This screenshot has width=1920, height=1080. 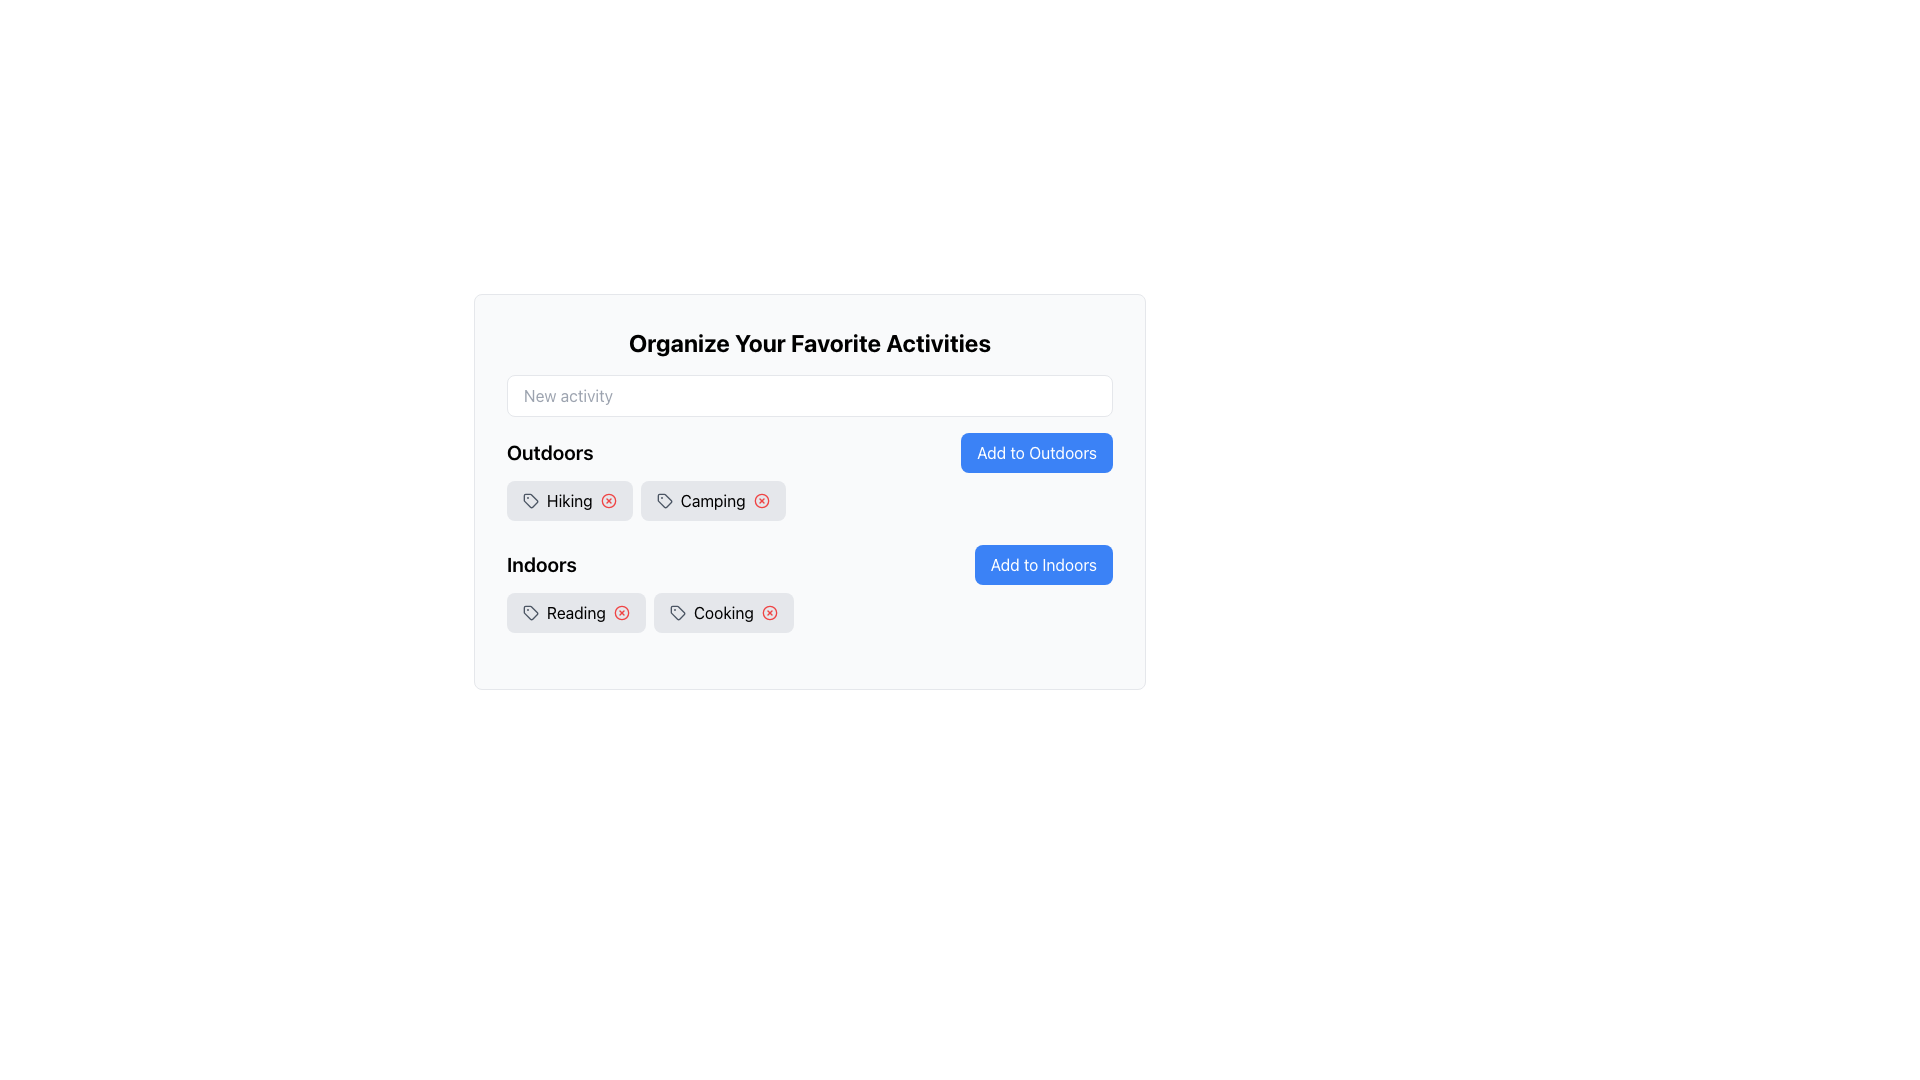 What do you see at coordinates (677, 612) in the screenshot?
I see `visual tag icon located to the left of the 'Cooking' button under the 'Indoors' section of the interface` at bounding box center [677, 612].